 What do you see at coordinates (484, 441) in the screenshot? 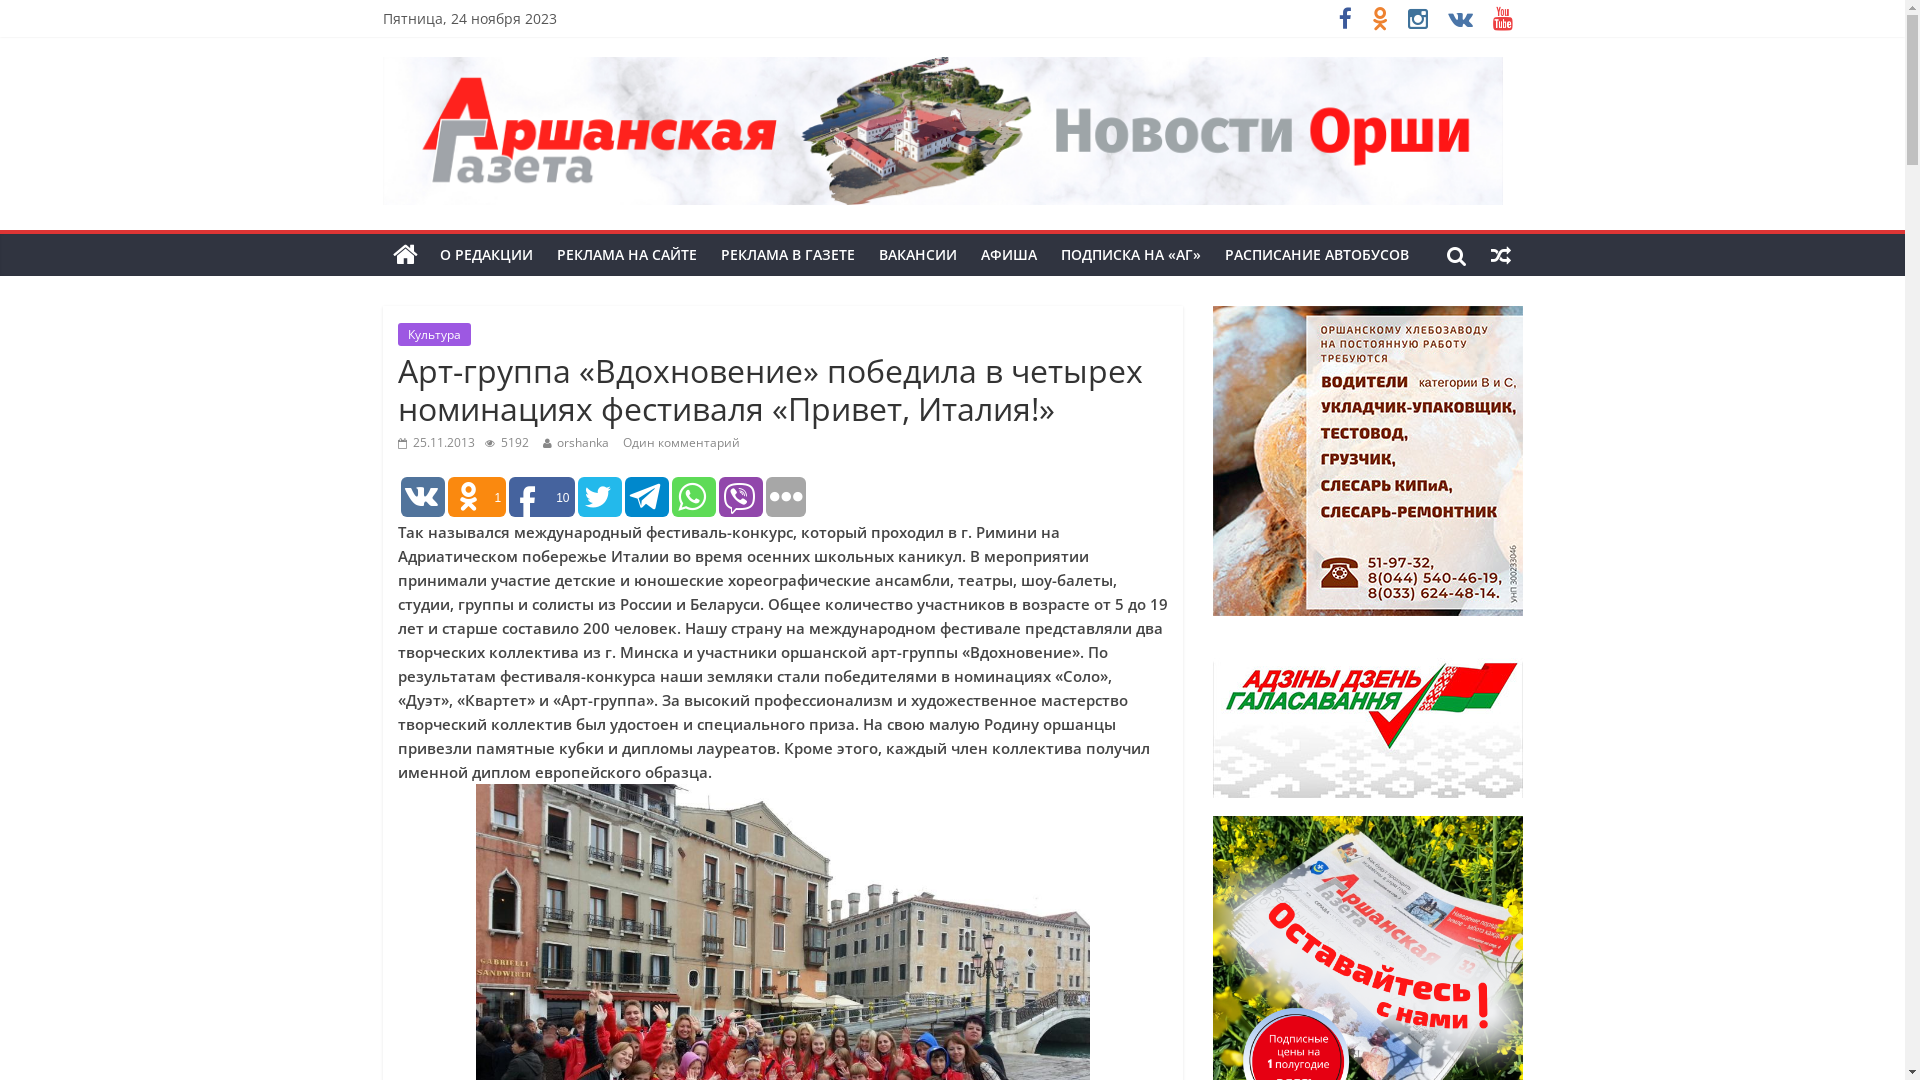
I see `'5192'` at bounding box center [484, 441].